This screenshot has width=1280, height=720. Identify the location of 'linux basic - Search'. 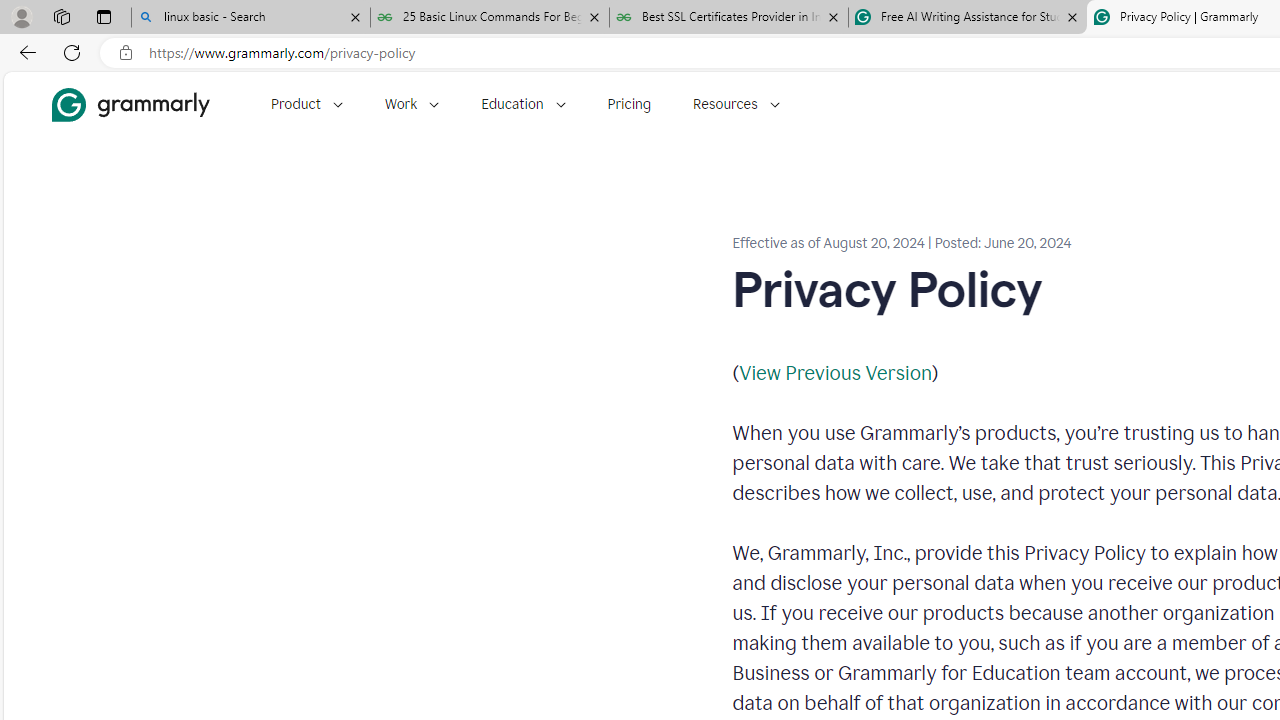
(249, 17).